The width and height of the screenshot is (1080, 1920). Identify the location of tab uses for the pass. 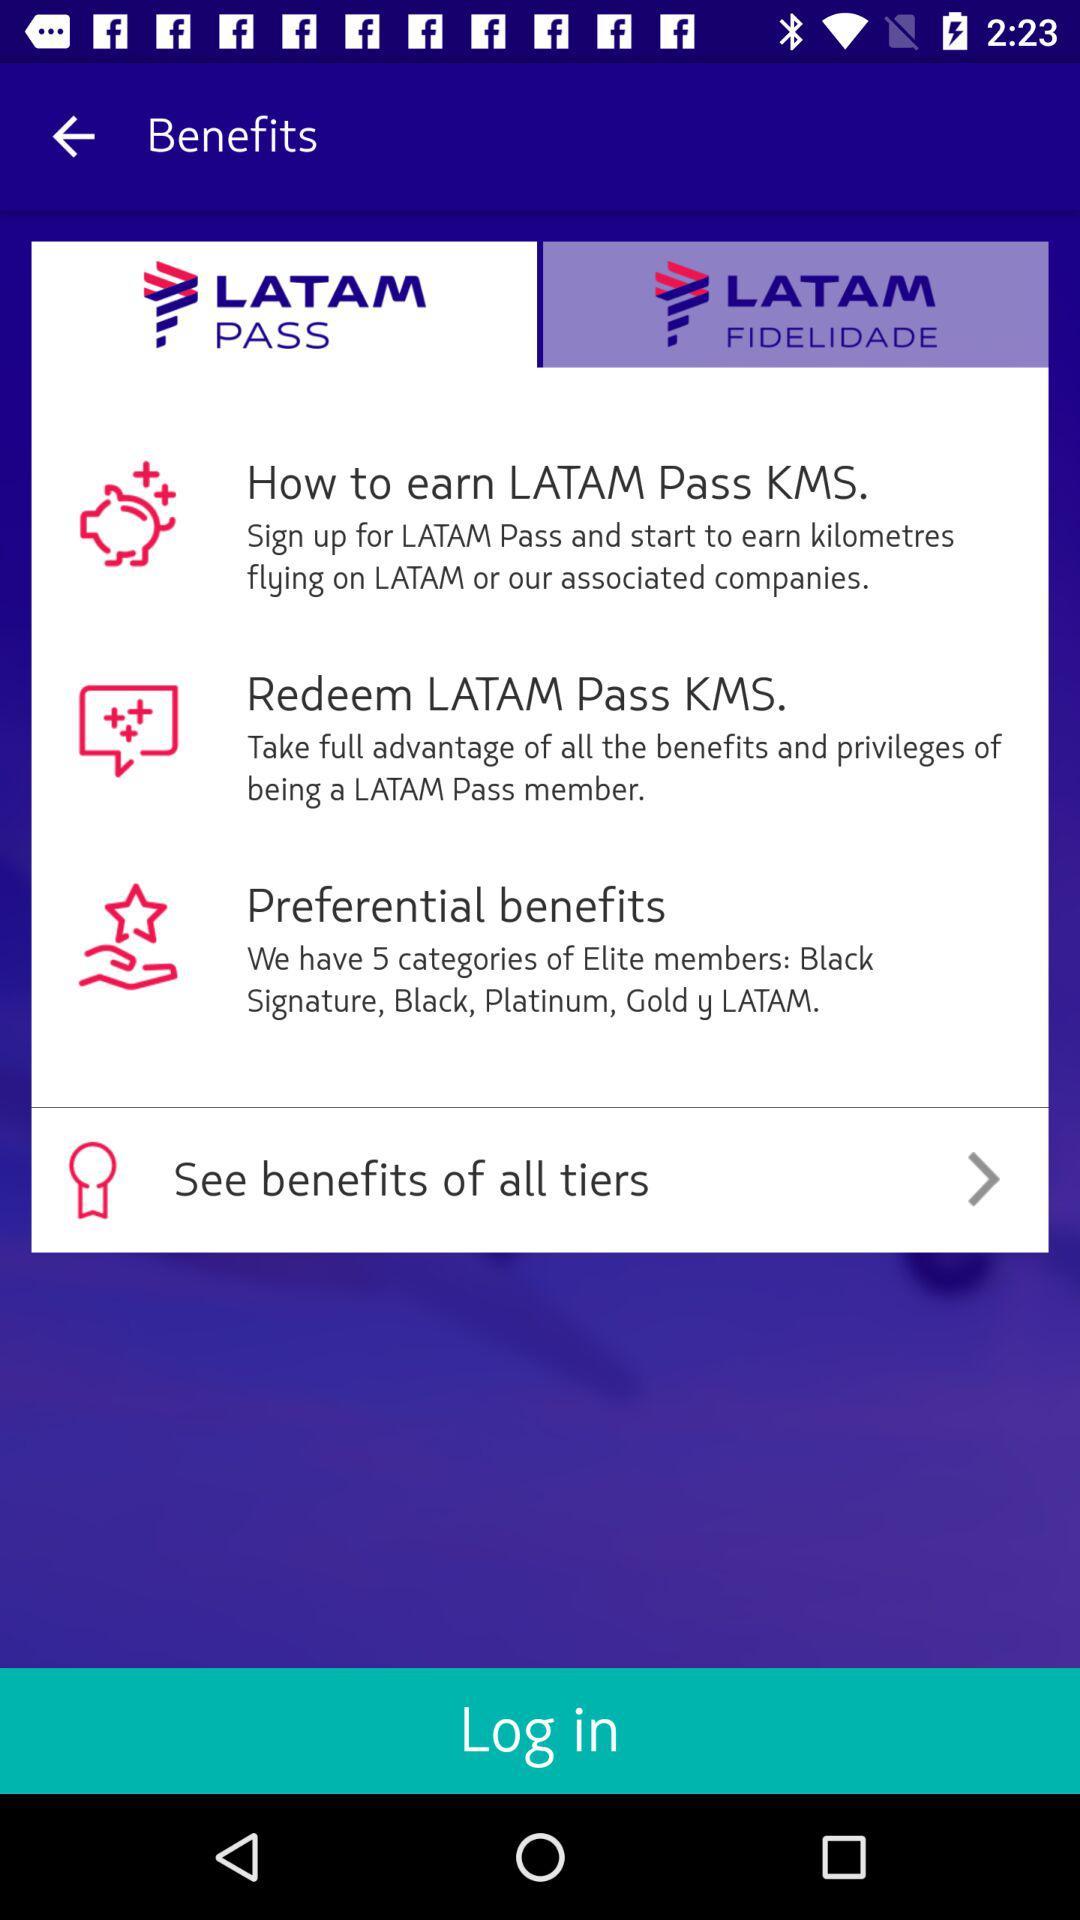
(284, 303).